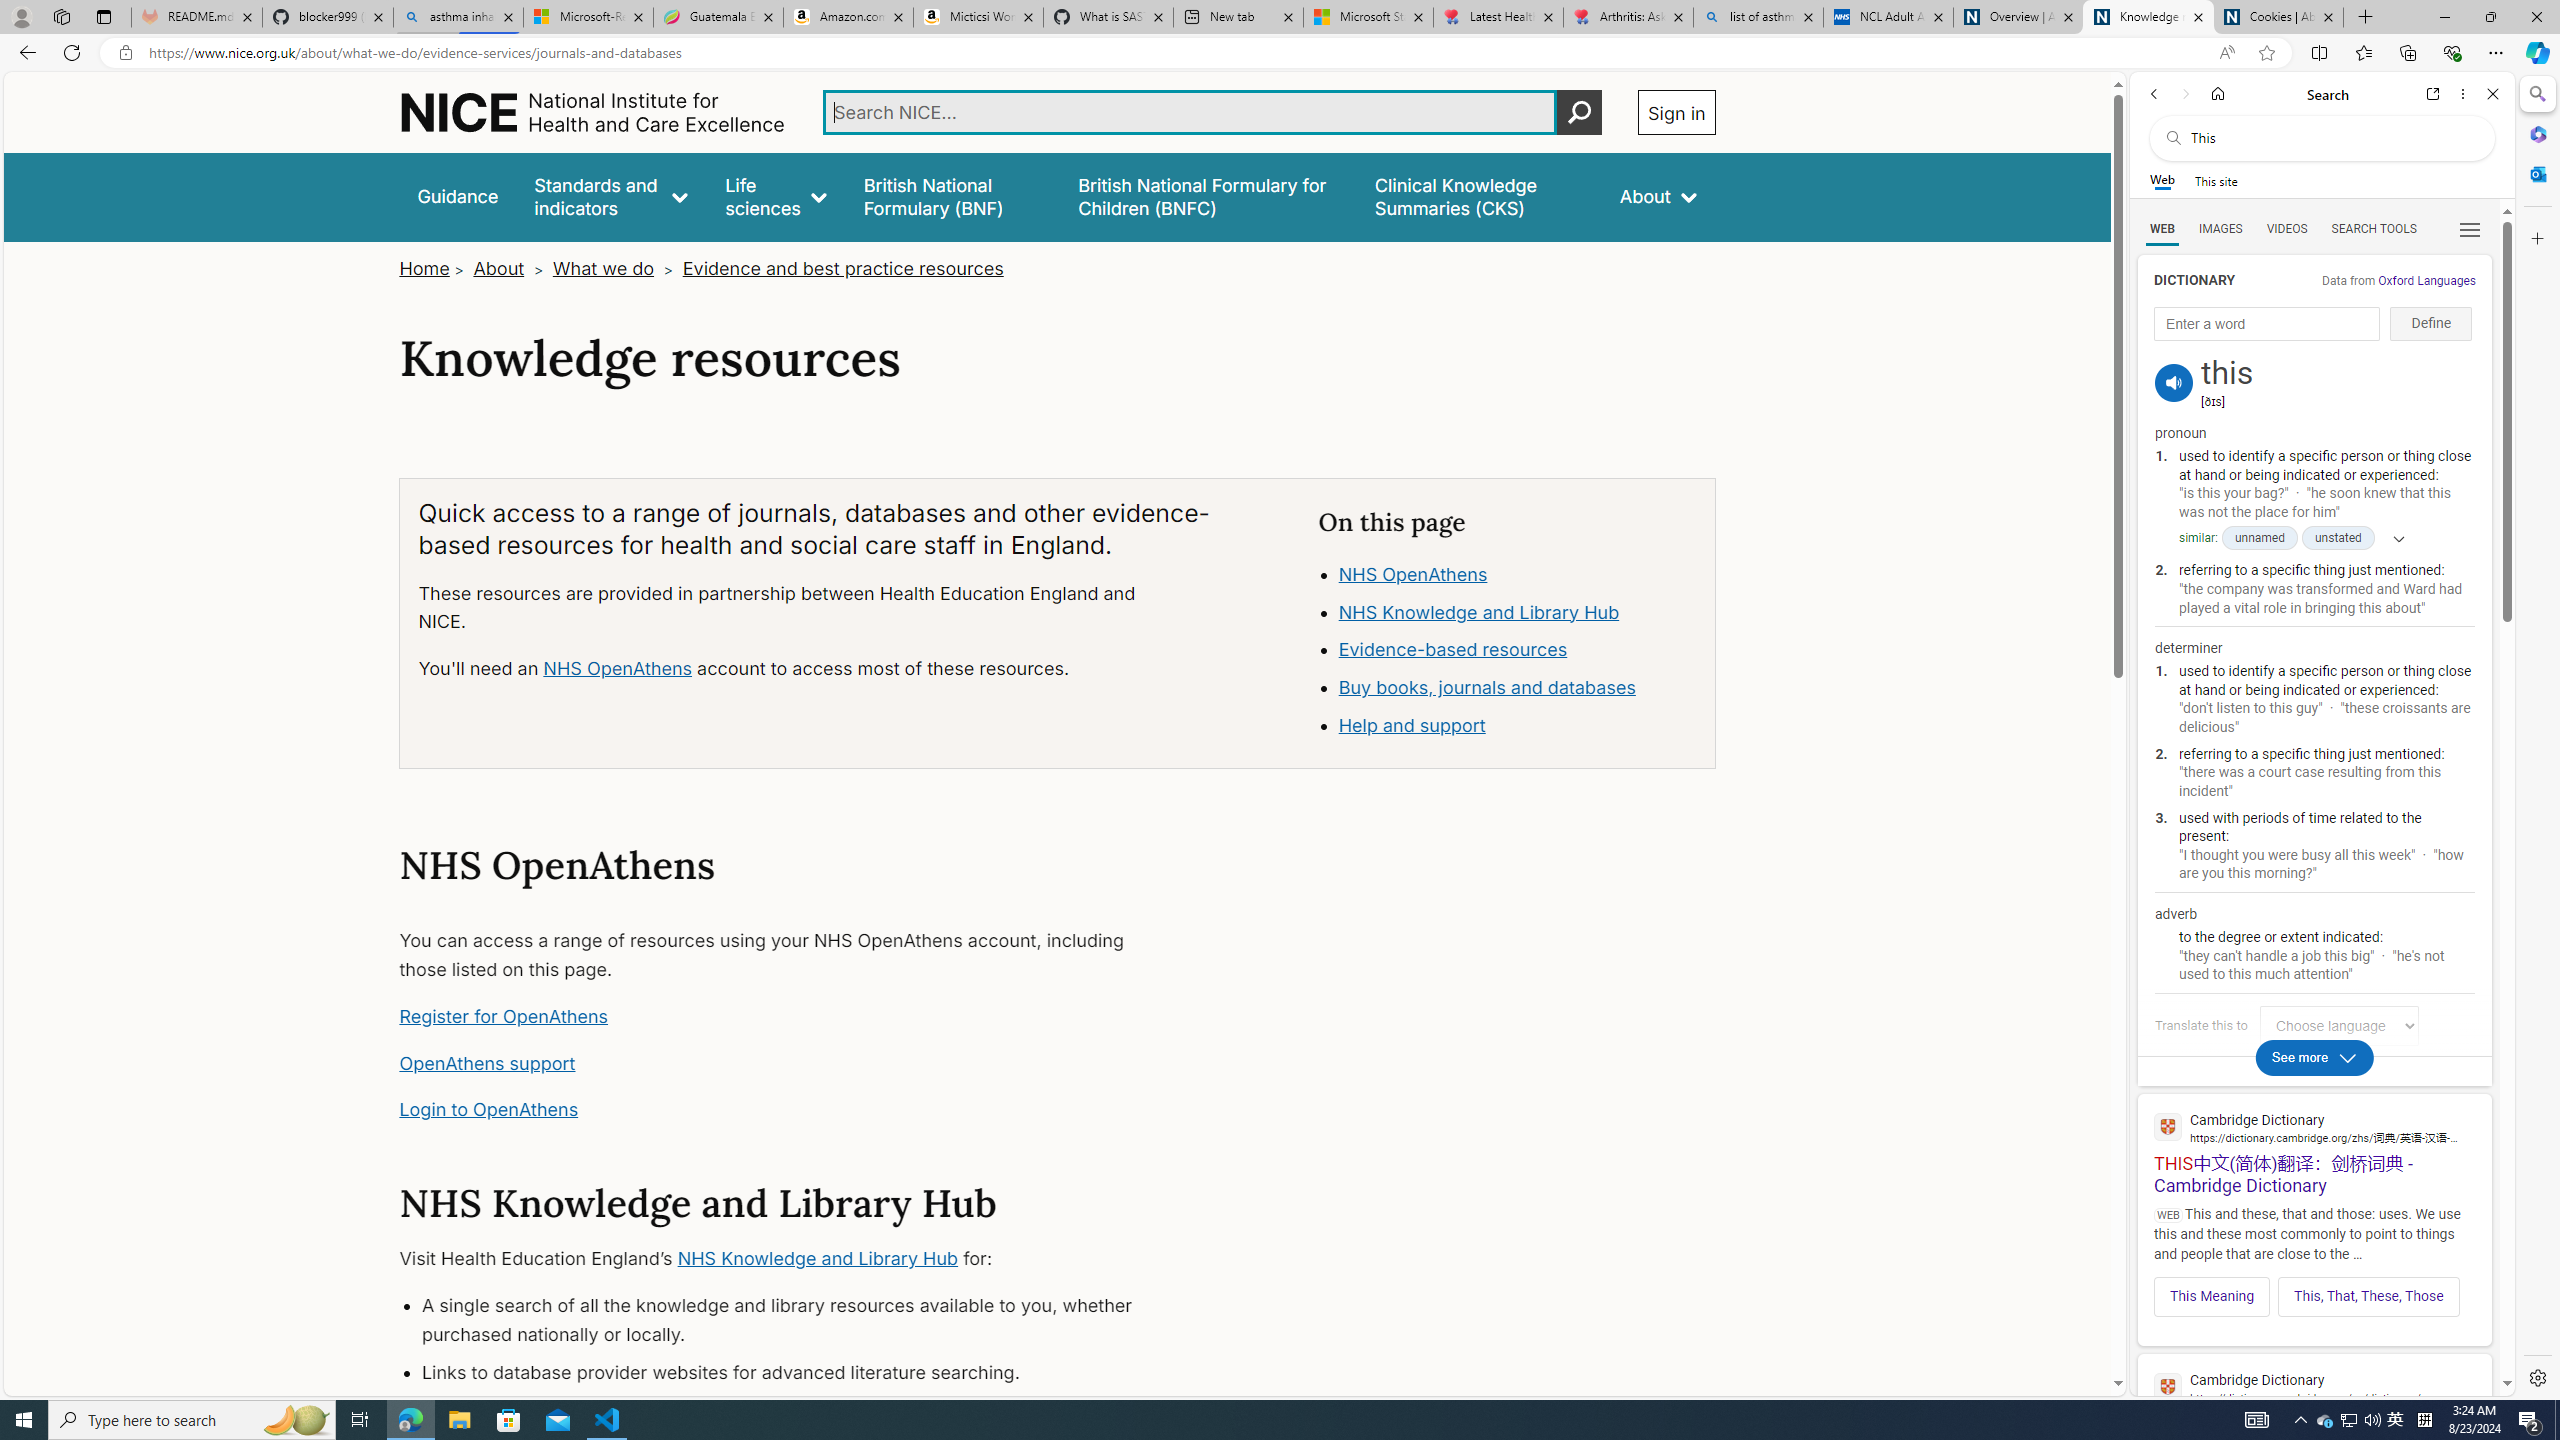 Image resolution: width=2560 pixels, height=1440 pixels. Describe the element at coordinates (2373, 227) in the screenshot. I see `'Search Filter, Search Tools'` at that location.